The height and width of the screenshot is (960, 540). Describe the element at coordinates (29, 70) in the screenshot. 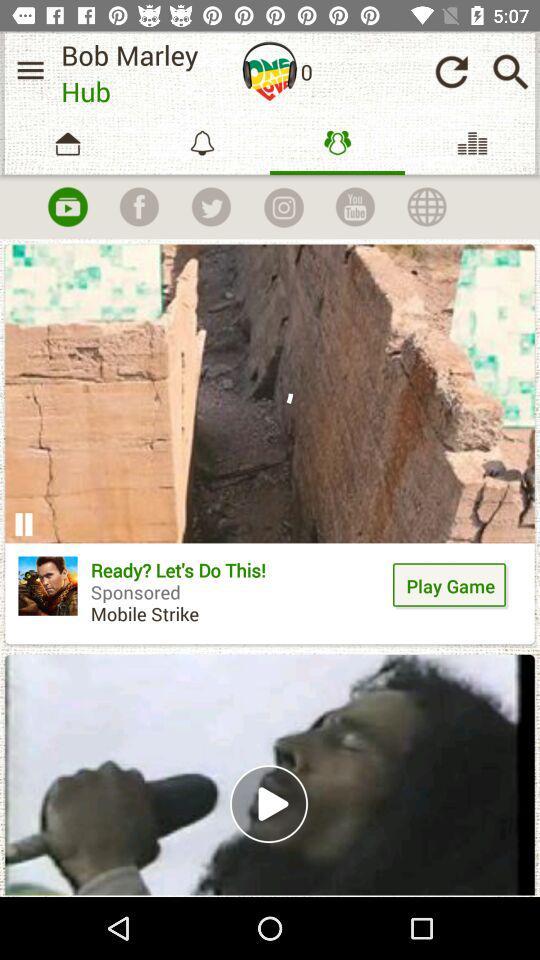

I see `show the menu` at that location.